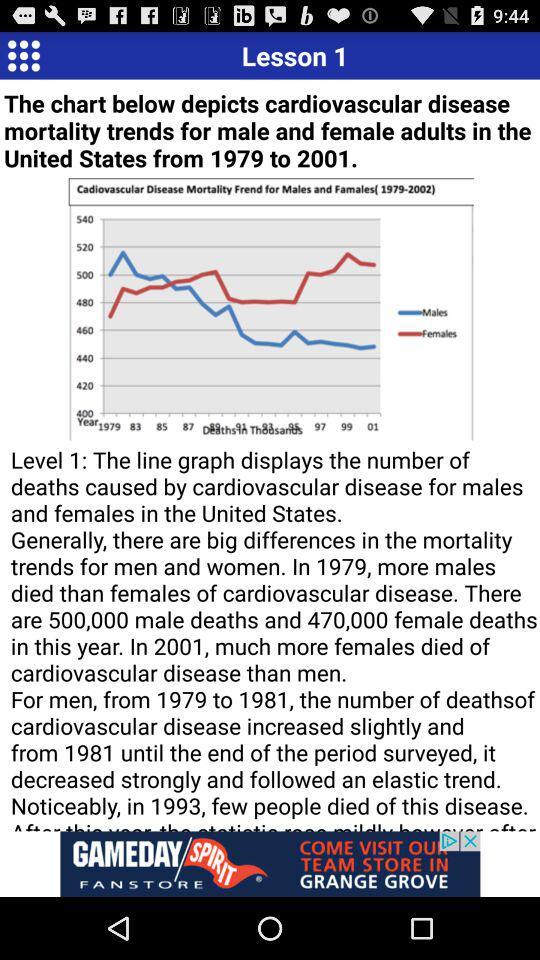  What do you see at coordinates (22, 54) in the screenshot?
I see `english listening and speaking` at bounding box center [22, 54].